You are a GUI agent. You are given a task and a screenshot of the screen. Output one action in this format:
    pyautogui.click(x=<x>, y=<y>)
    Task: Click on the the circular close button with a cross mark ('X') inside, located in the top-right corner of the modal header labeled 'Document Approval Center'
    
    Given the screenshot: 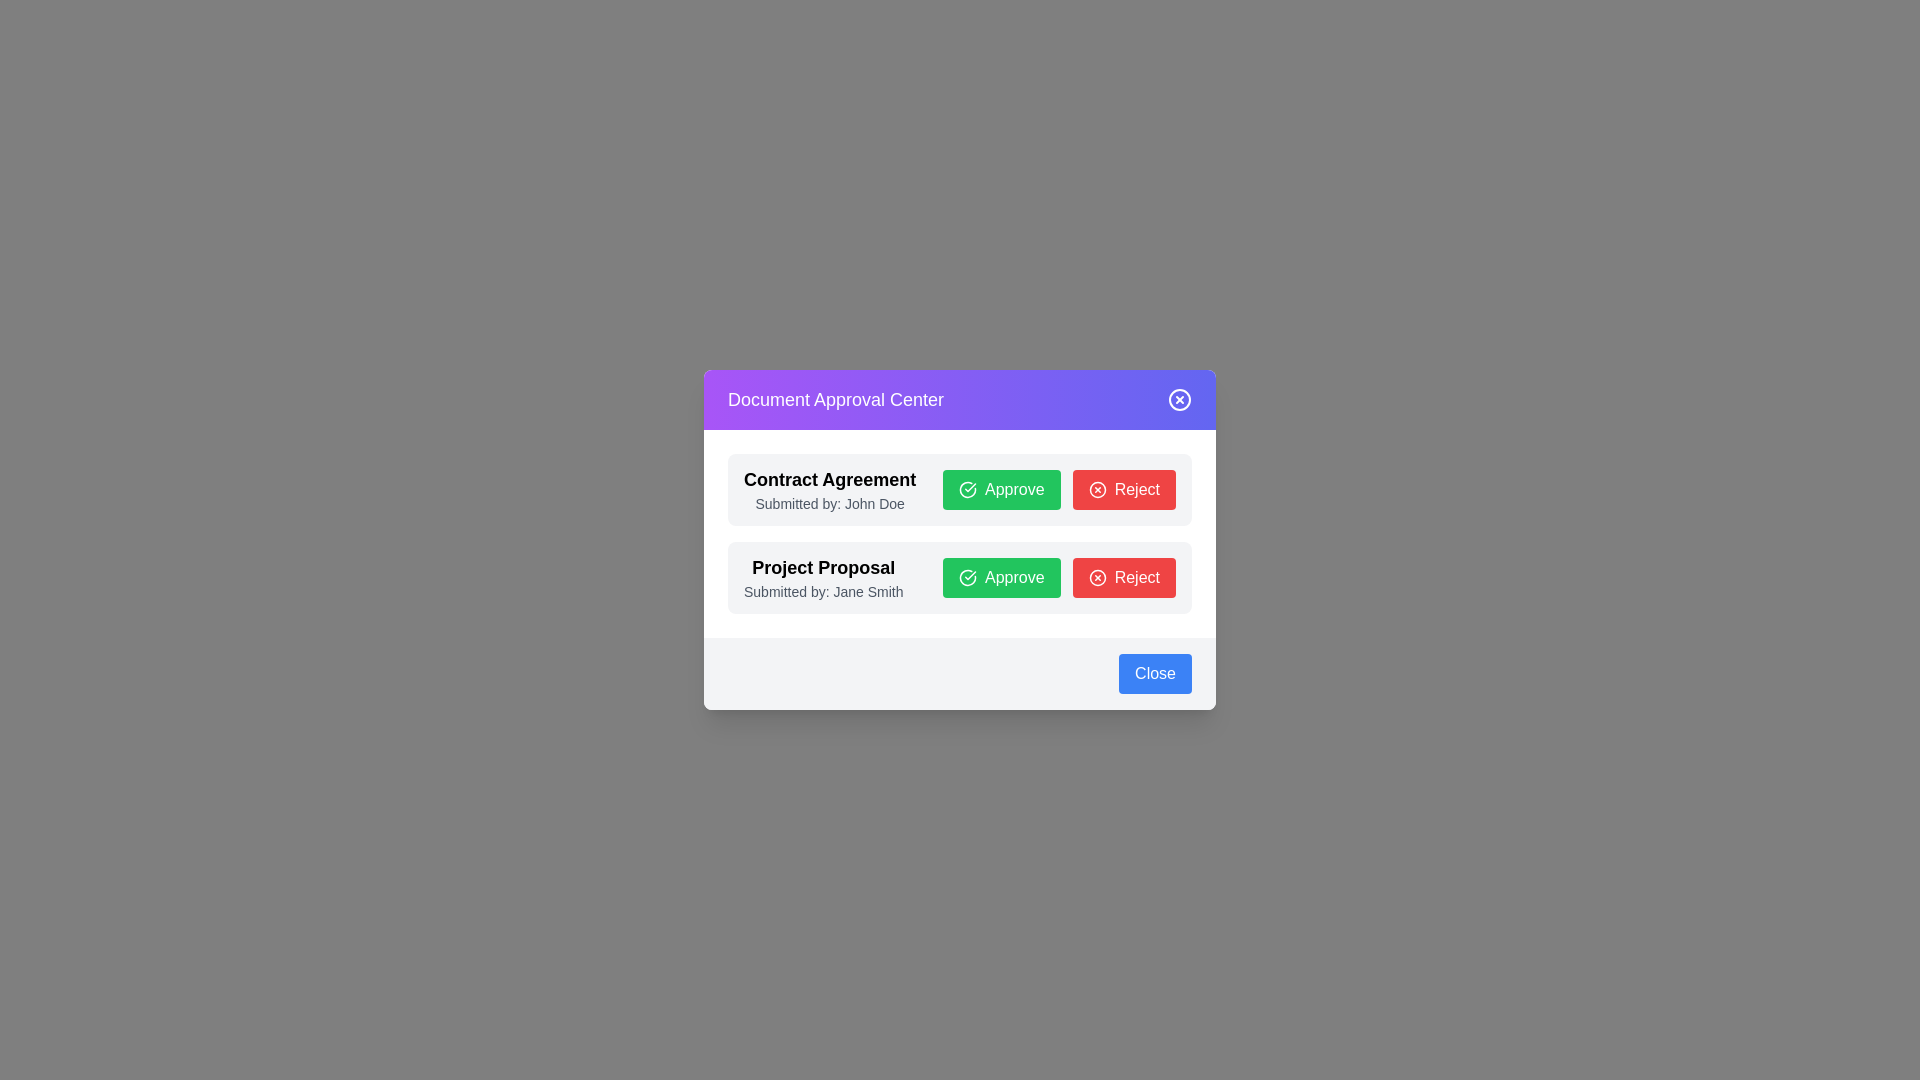 What is the action you would take?
    pyautogui.click(x=1180, y=400)
    